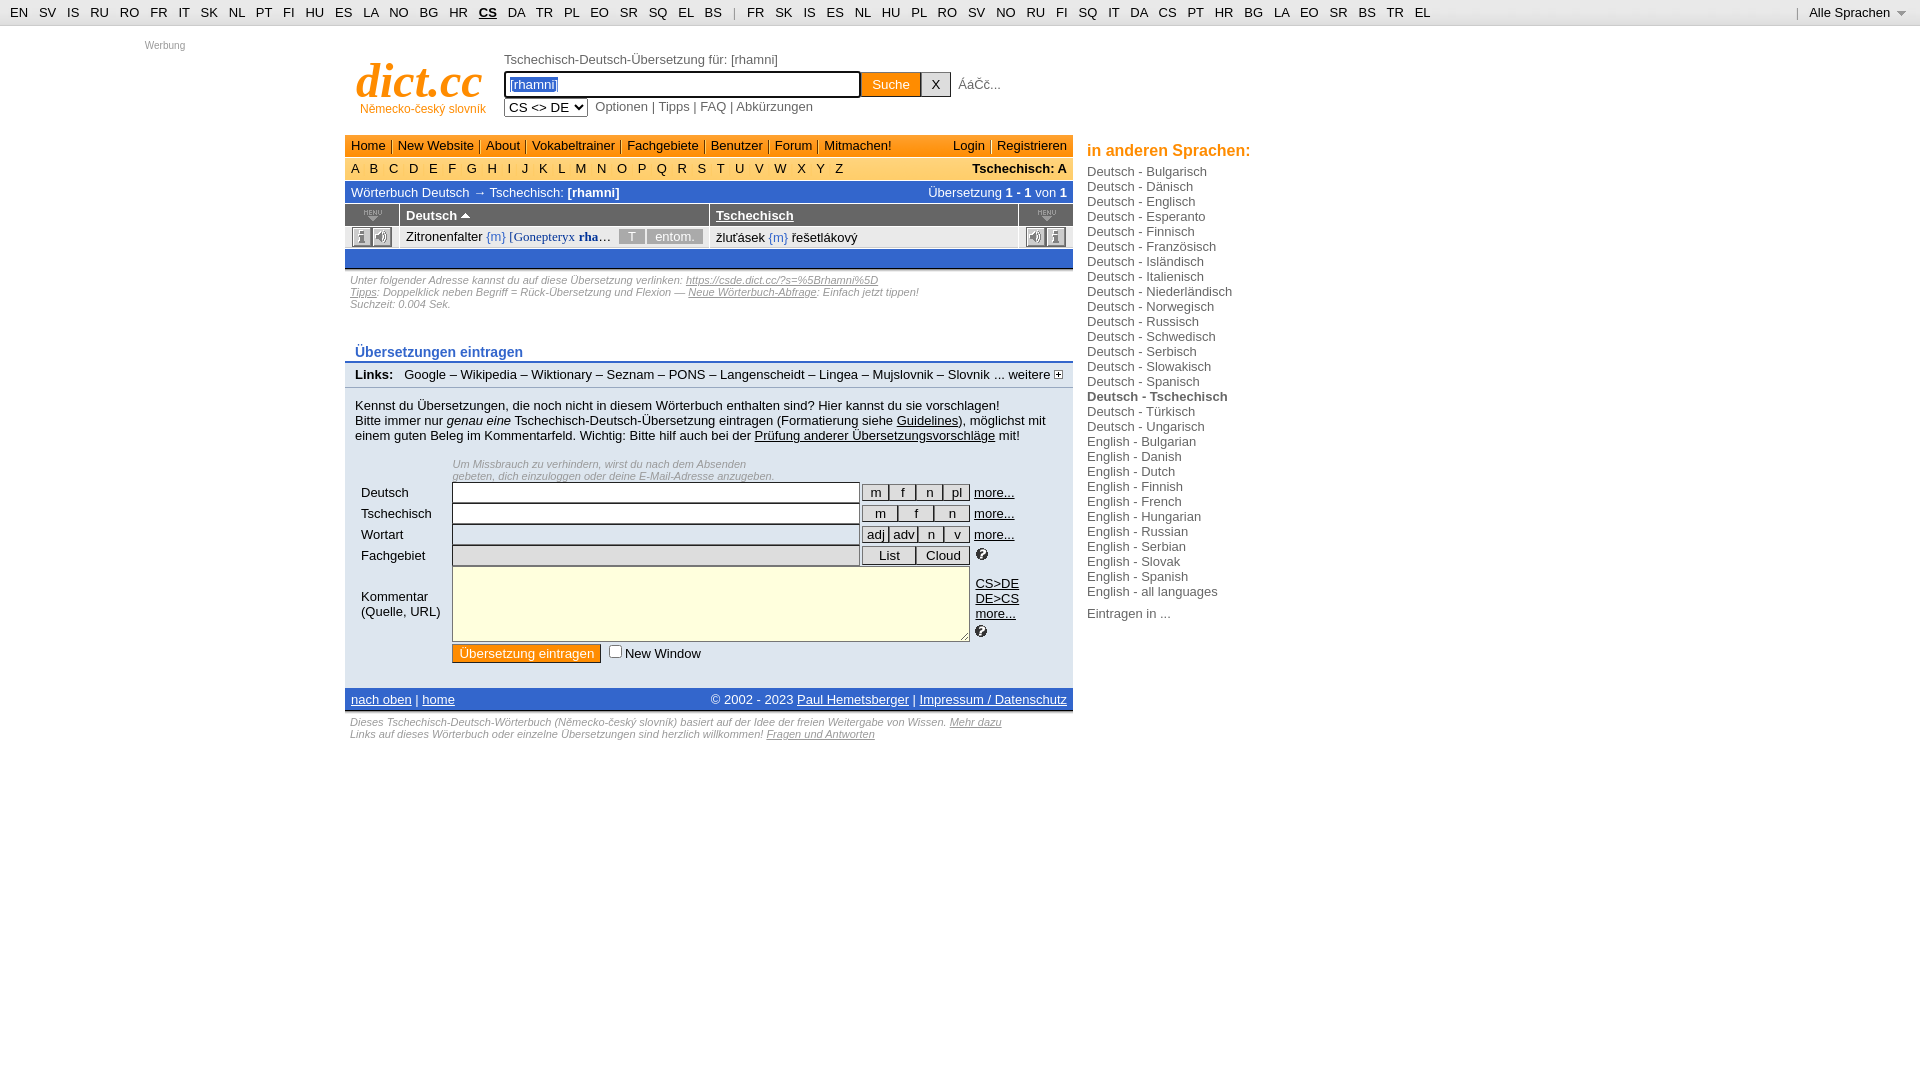 The height and width of the screenshot is (1080, 1920). Describe the element at coordinates (974, 512) in the screenshot. I see `'more...'` at that location.